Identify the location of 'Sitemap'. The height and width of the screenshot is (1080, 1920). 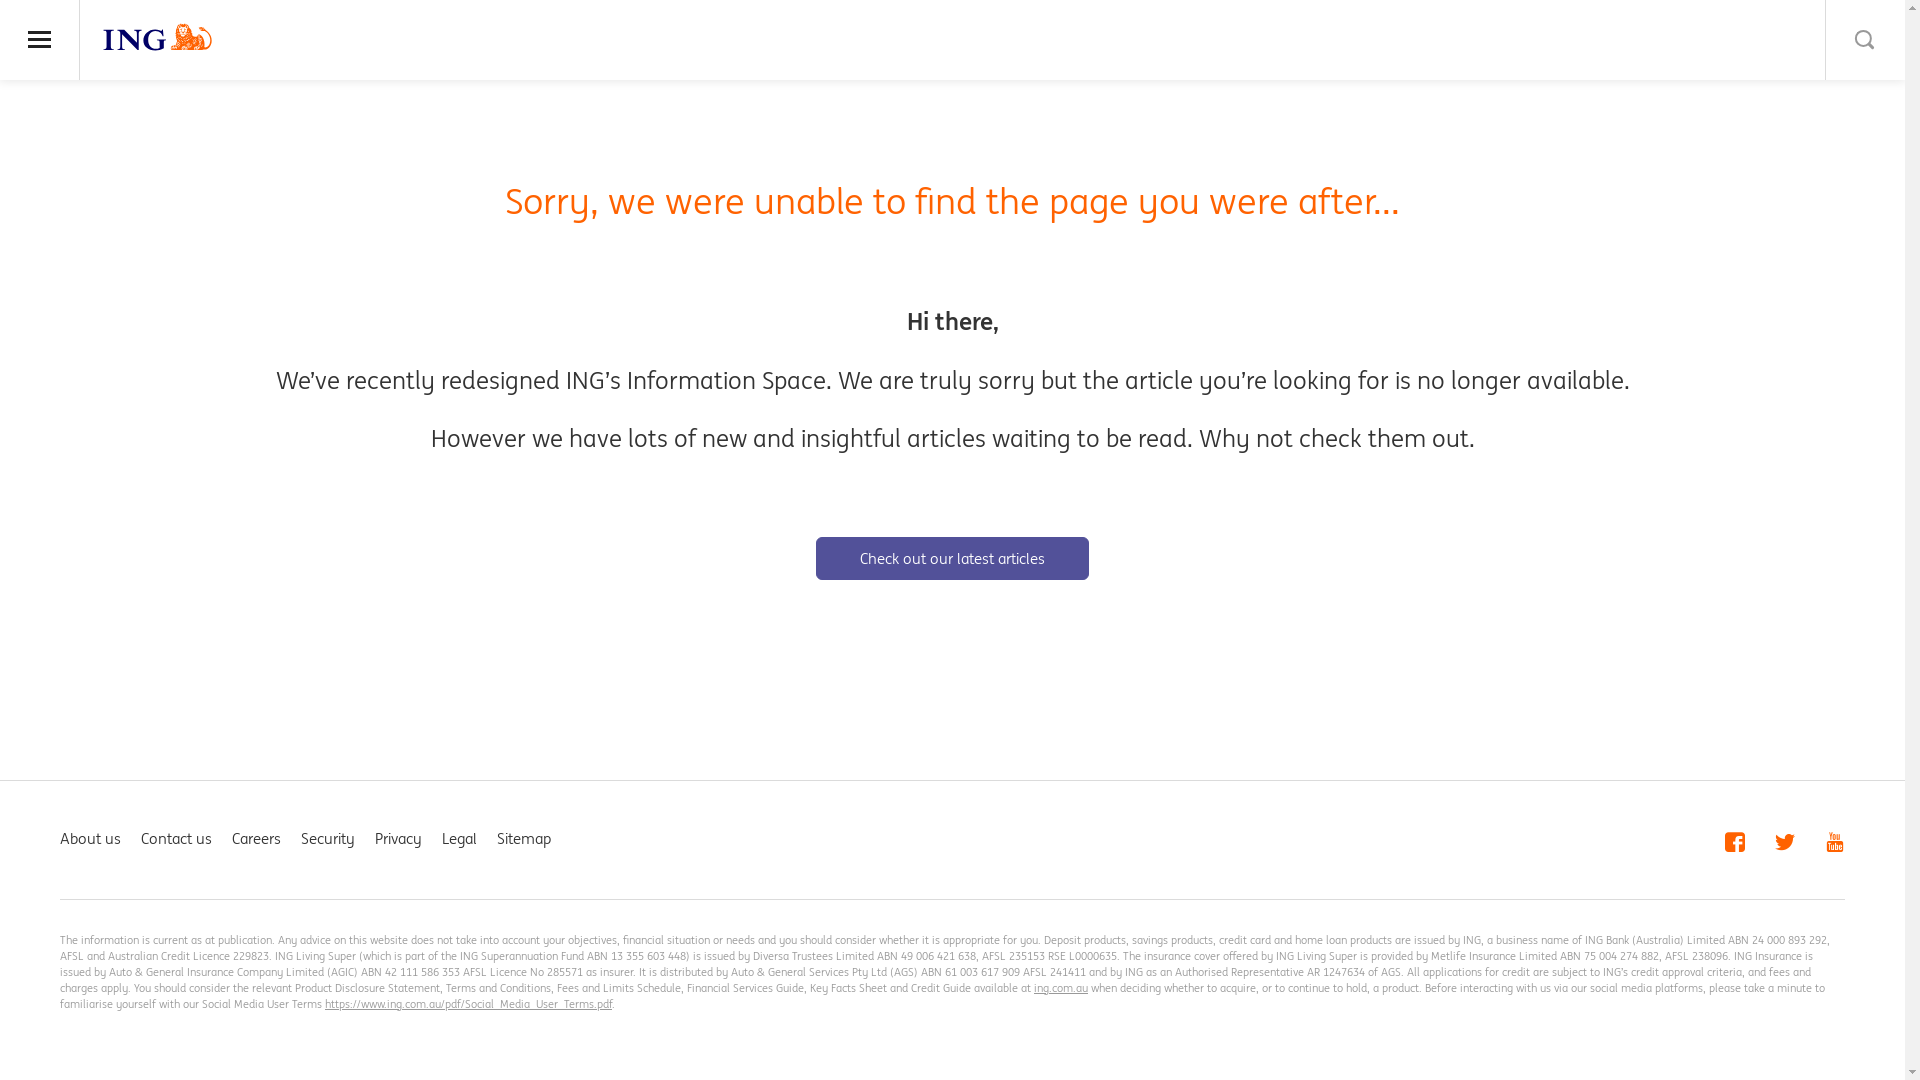
(497, 838).